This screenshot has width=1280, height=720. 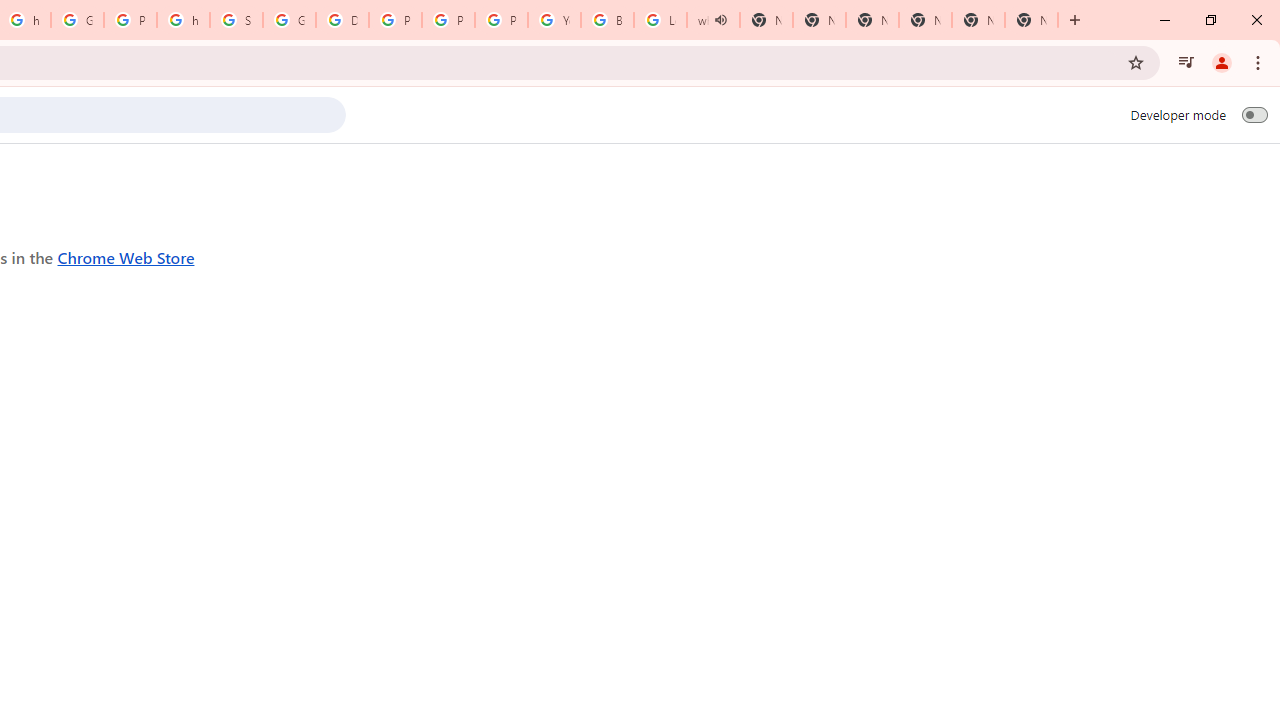 What do you see at coordinates (554, 20) in the screenshot?
I see `'YouTube'` at bounding box center [554, 20].